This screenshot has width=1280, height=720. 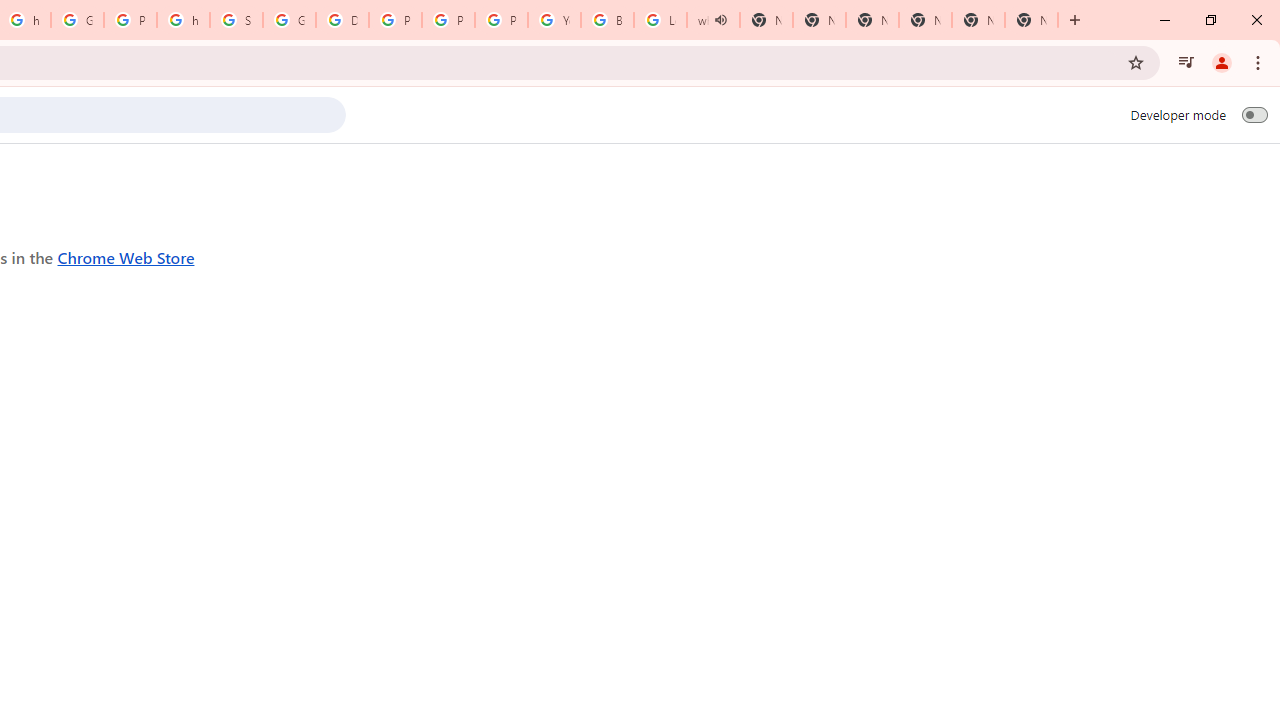 What do you see at coordinates (554, 20) in the screenshot?
I see `'YouTube'` at bounding box center [554, 20].